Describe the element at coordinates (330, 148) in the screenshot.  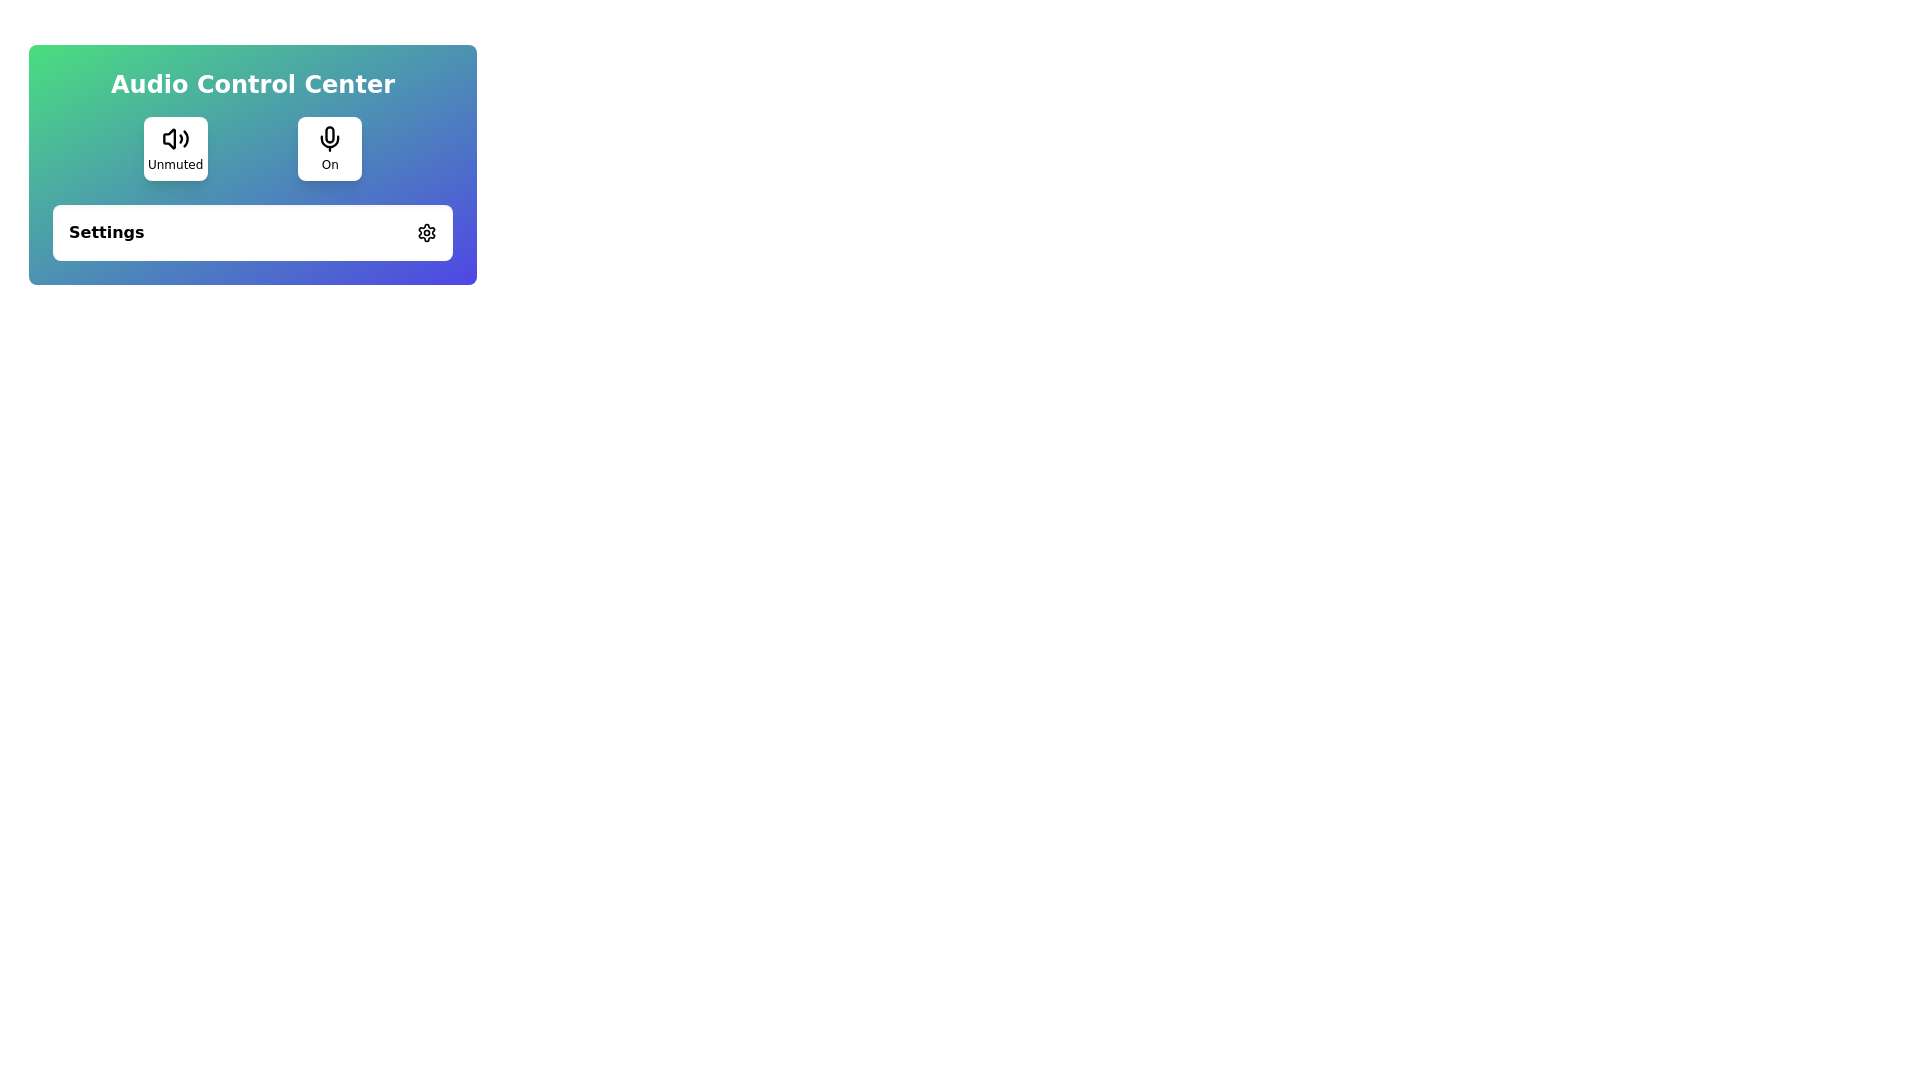
I see `the 'On' button with a microphone icon` at that location.